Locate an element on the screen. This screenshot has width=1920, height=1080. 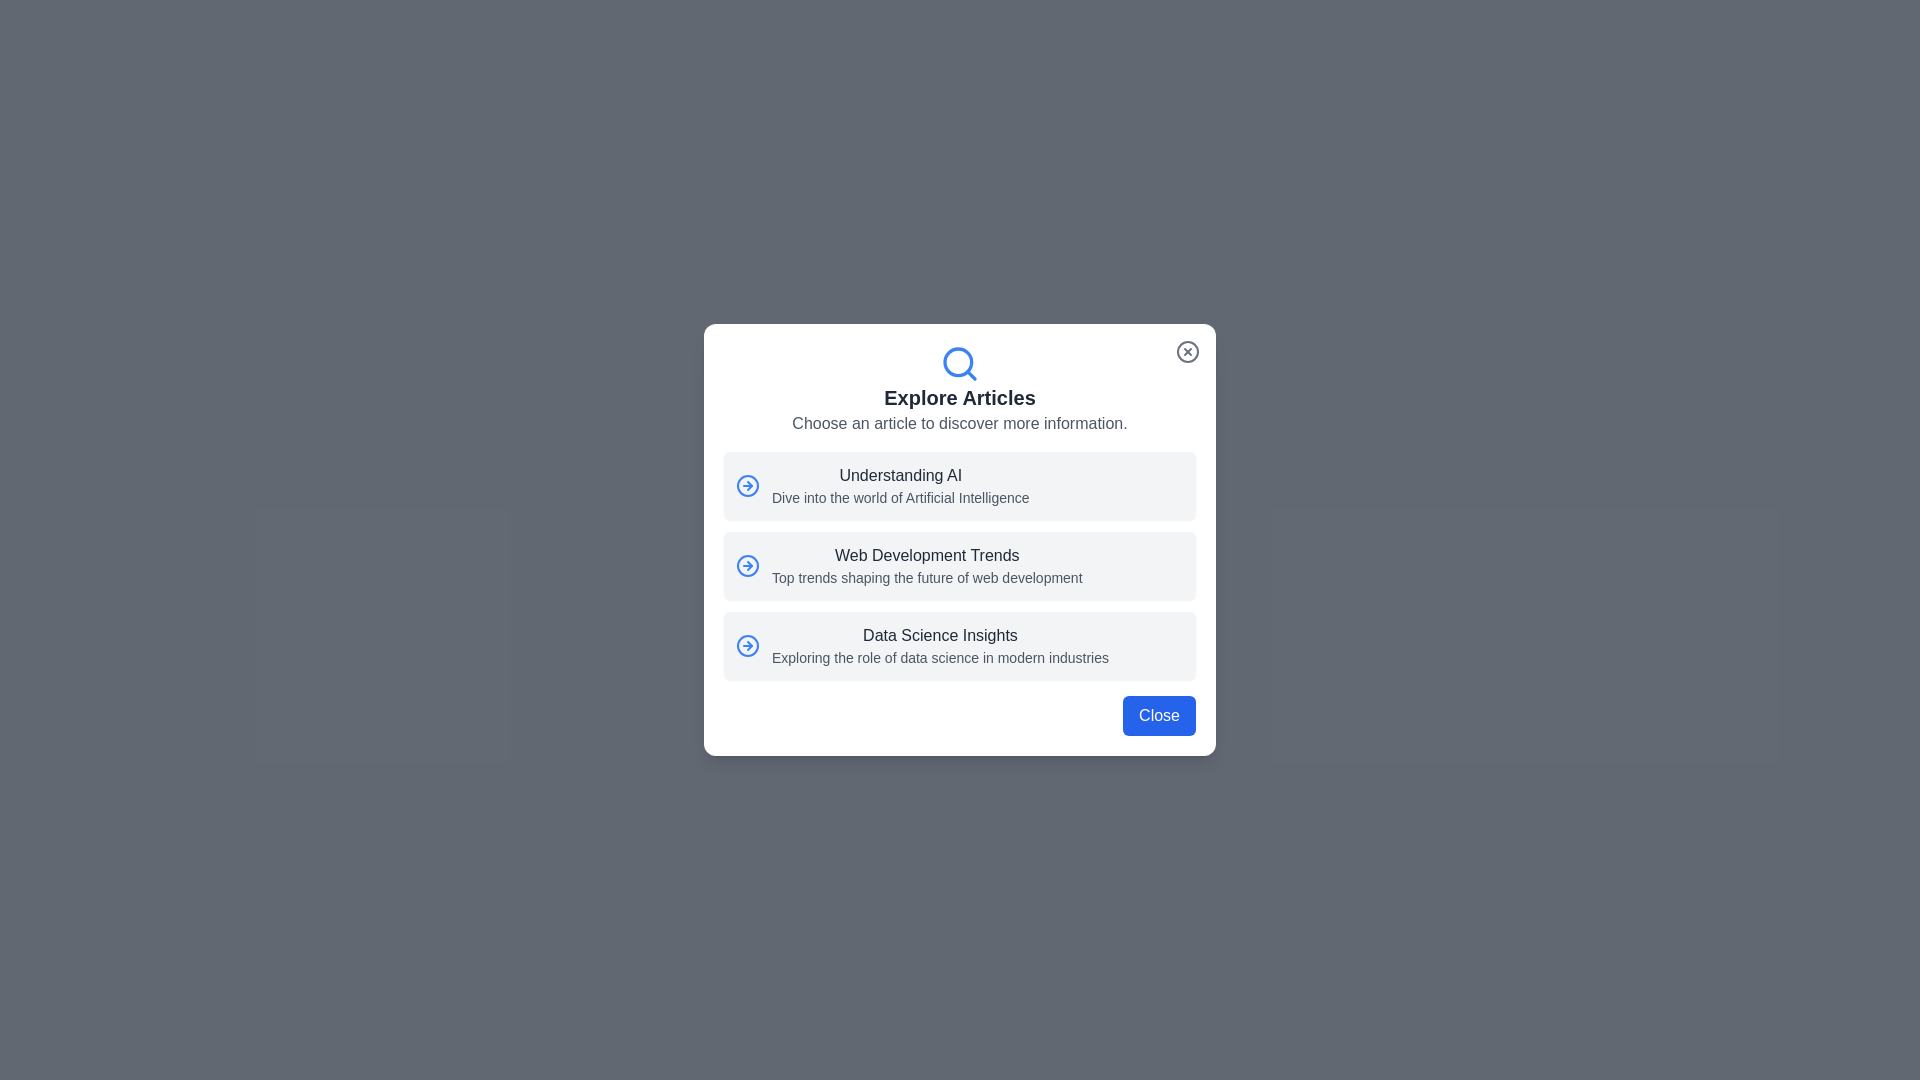
the article titled Data Science Insights from the list is located at coordinates (960, 645).